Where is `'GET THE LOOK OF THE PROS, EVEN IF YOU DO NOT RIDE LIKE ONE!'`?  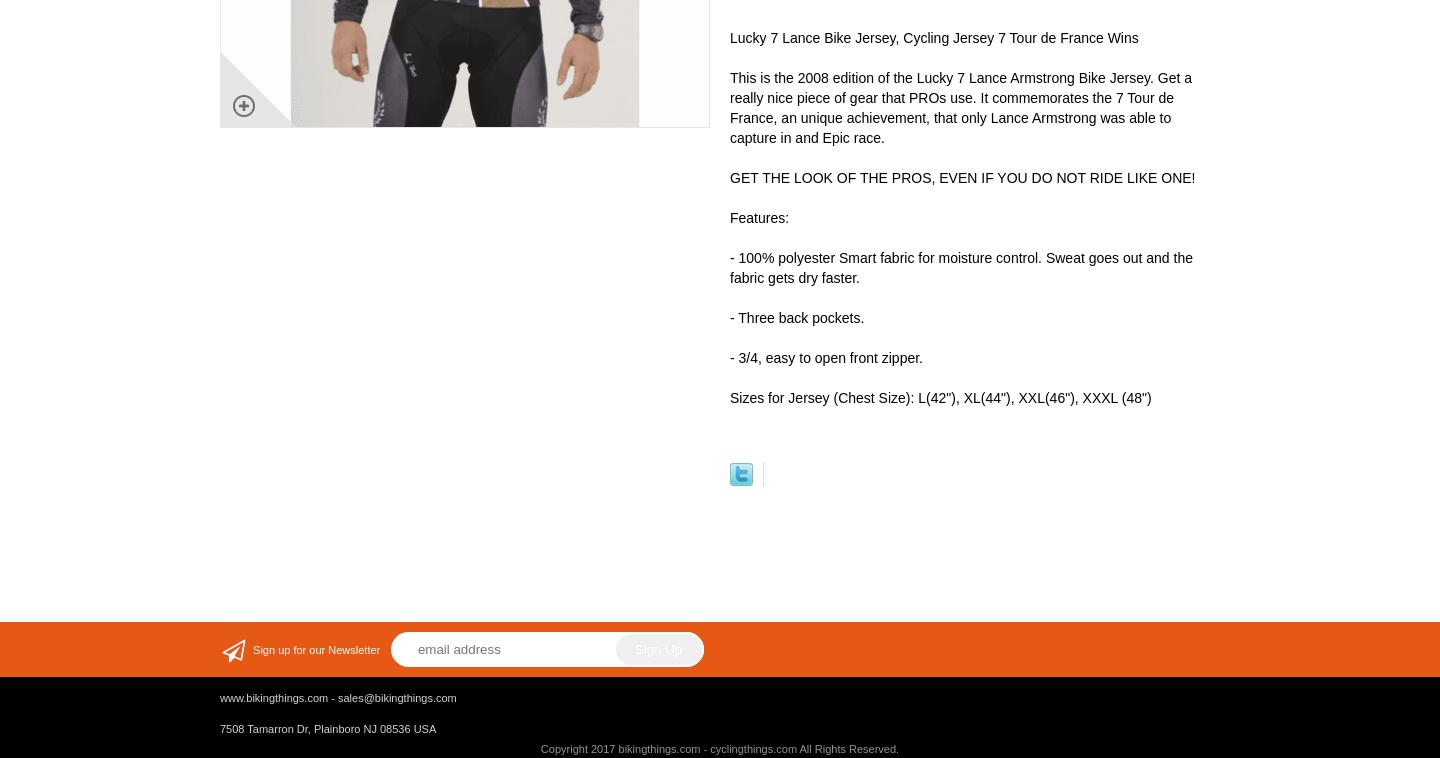
'GET THE LOOK OF THE PROS, EVEN IF YOU DO NOT RIDE LIKE ONE!' is located at coordinates (961, 176).